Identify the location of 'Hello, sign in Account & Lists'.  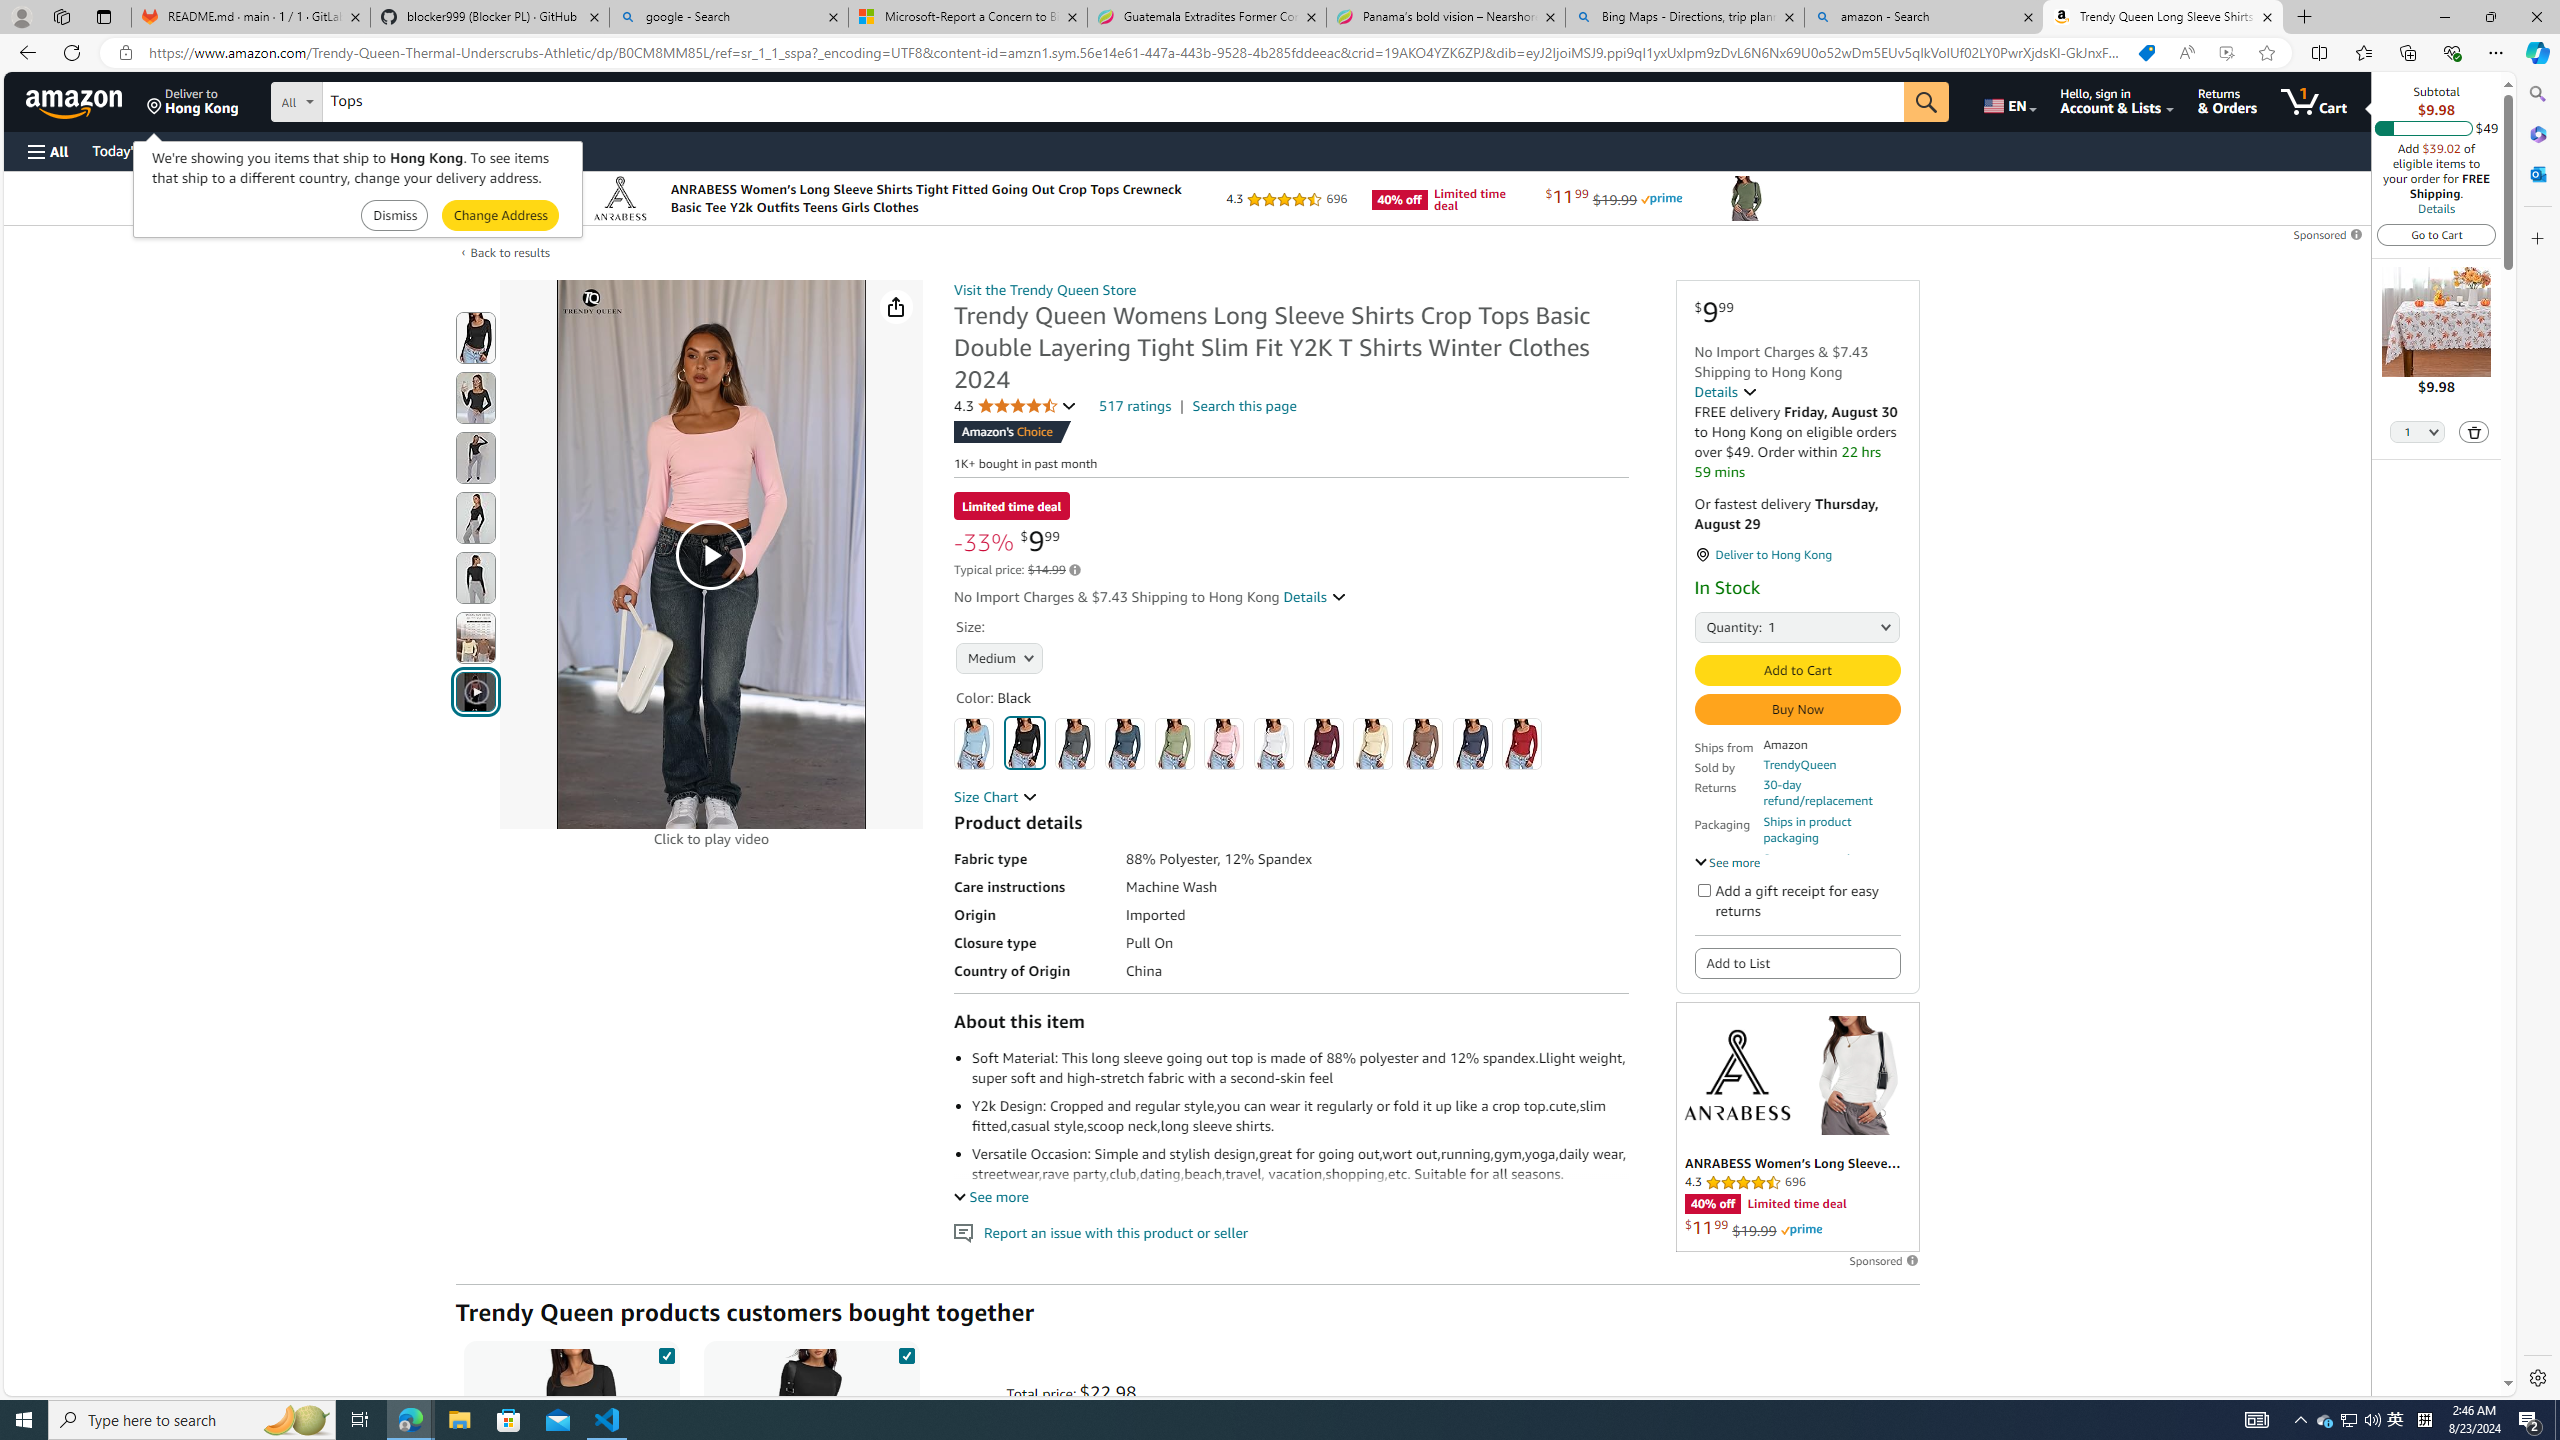
(2116, 100).